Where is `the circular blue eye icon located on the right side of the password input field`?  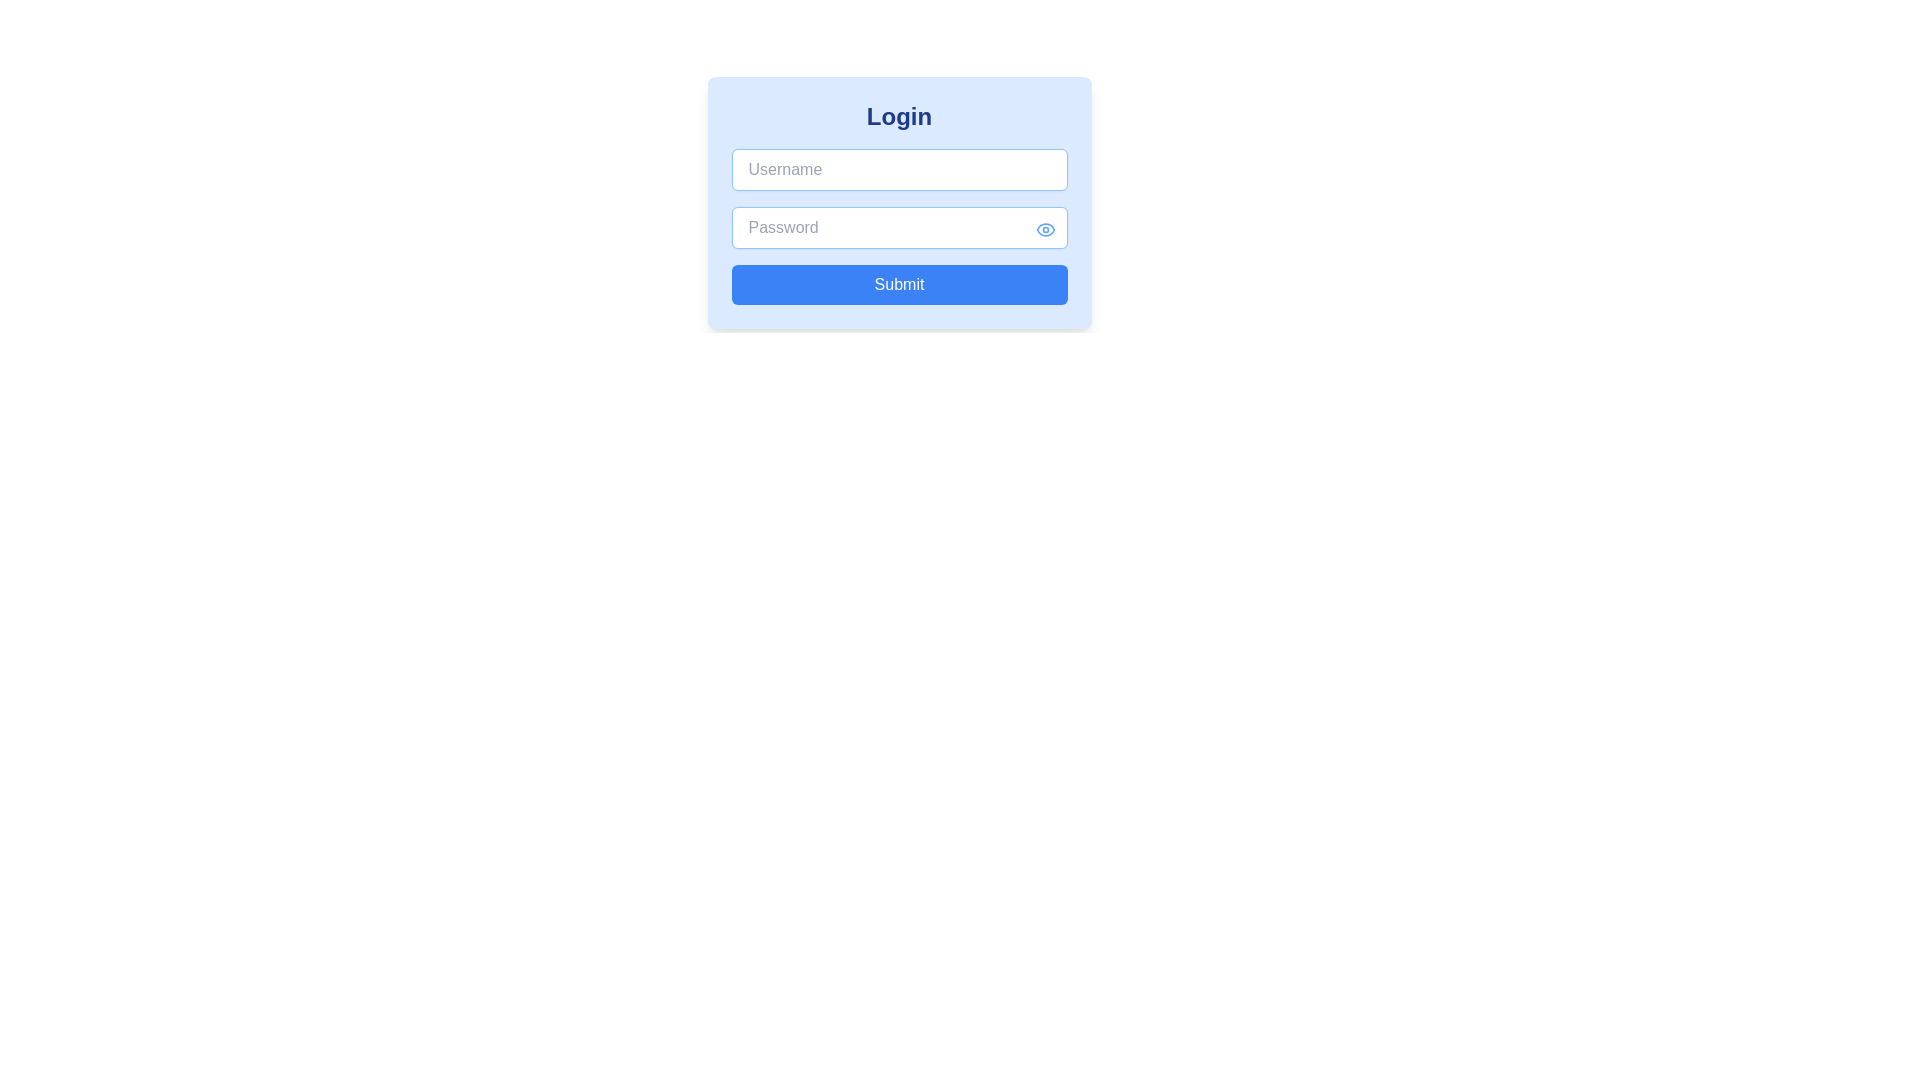 the circular blue eye icon located on the right side of the password input field is located at coordinates (1044, 227).